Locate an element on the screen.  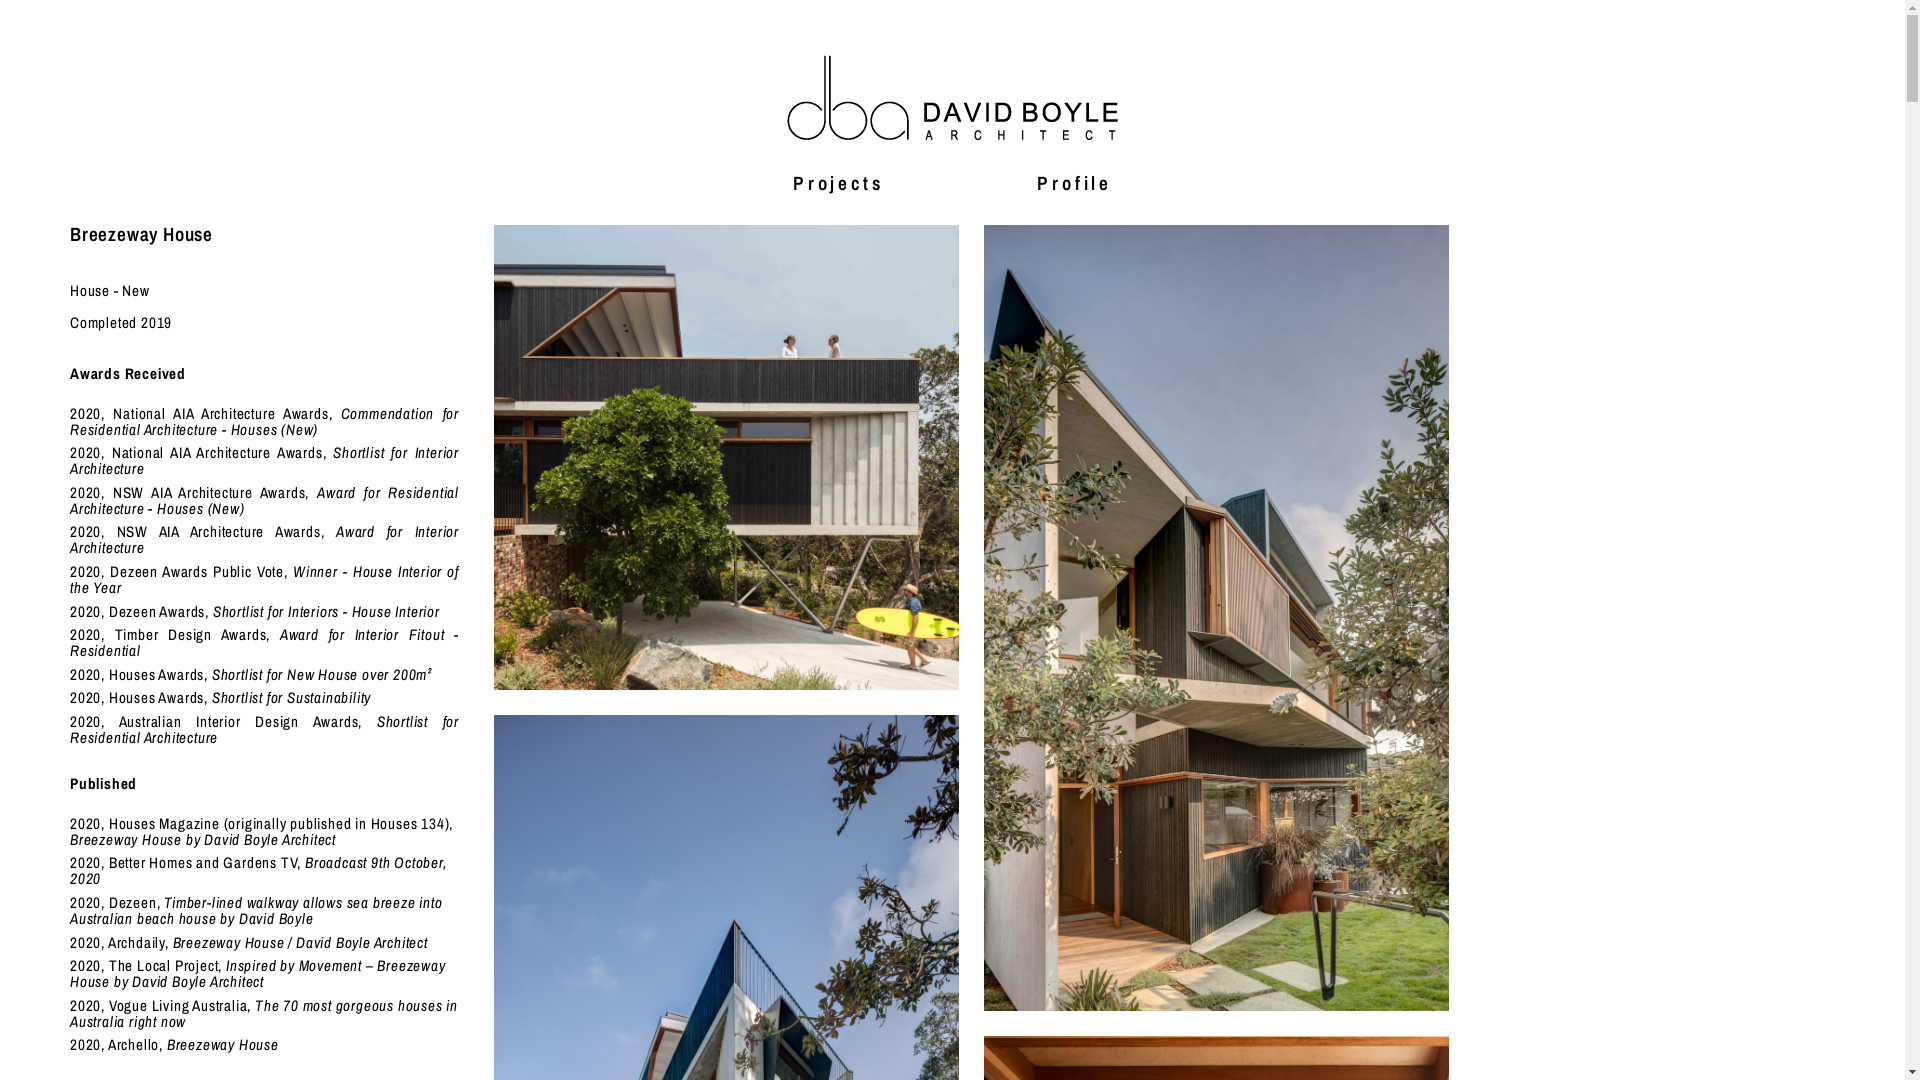
'House - New' is located at coordinates (109, 290).